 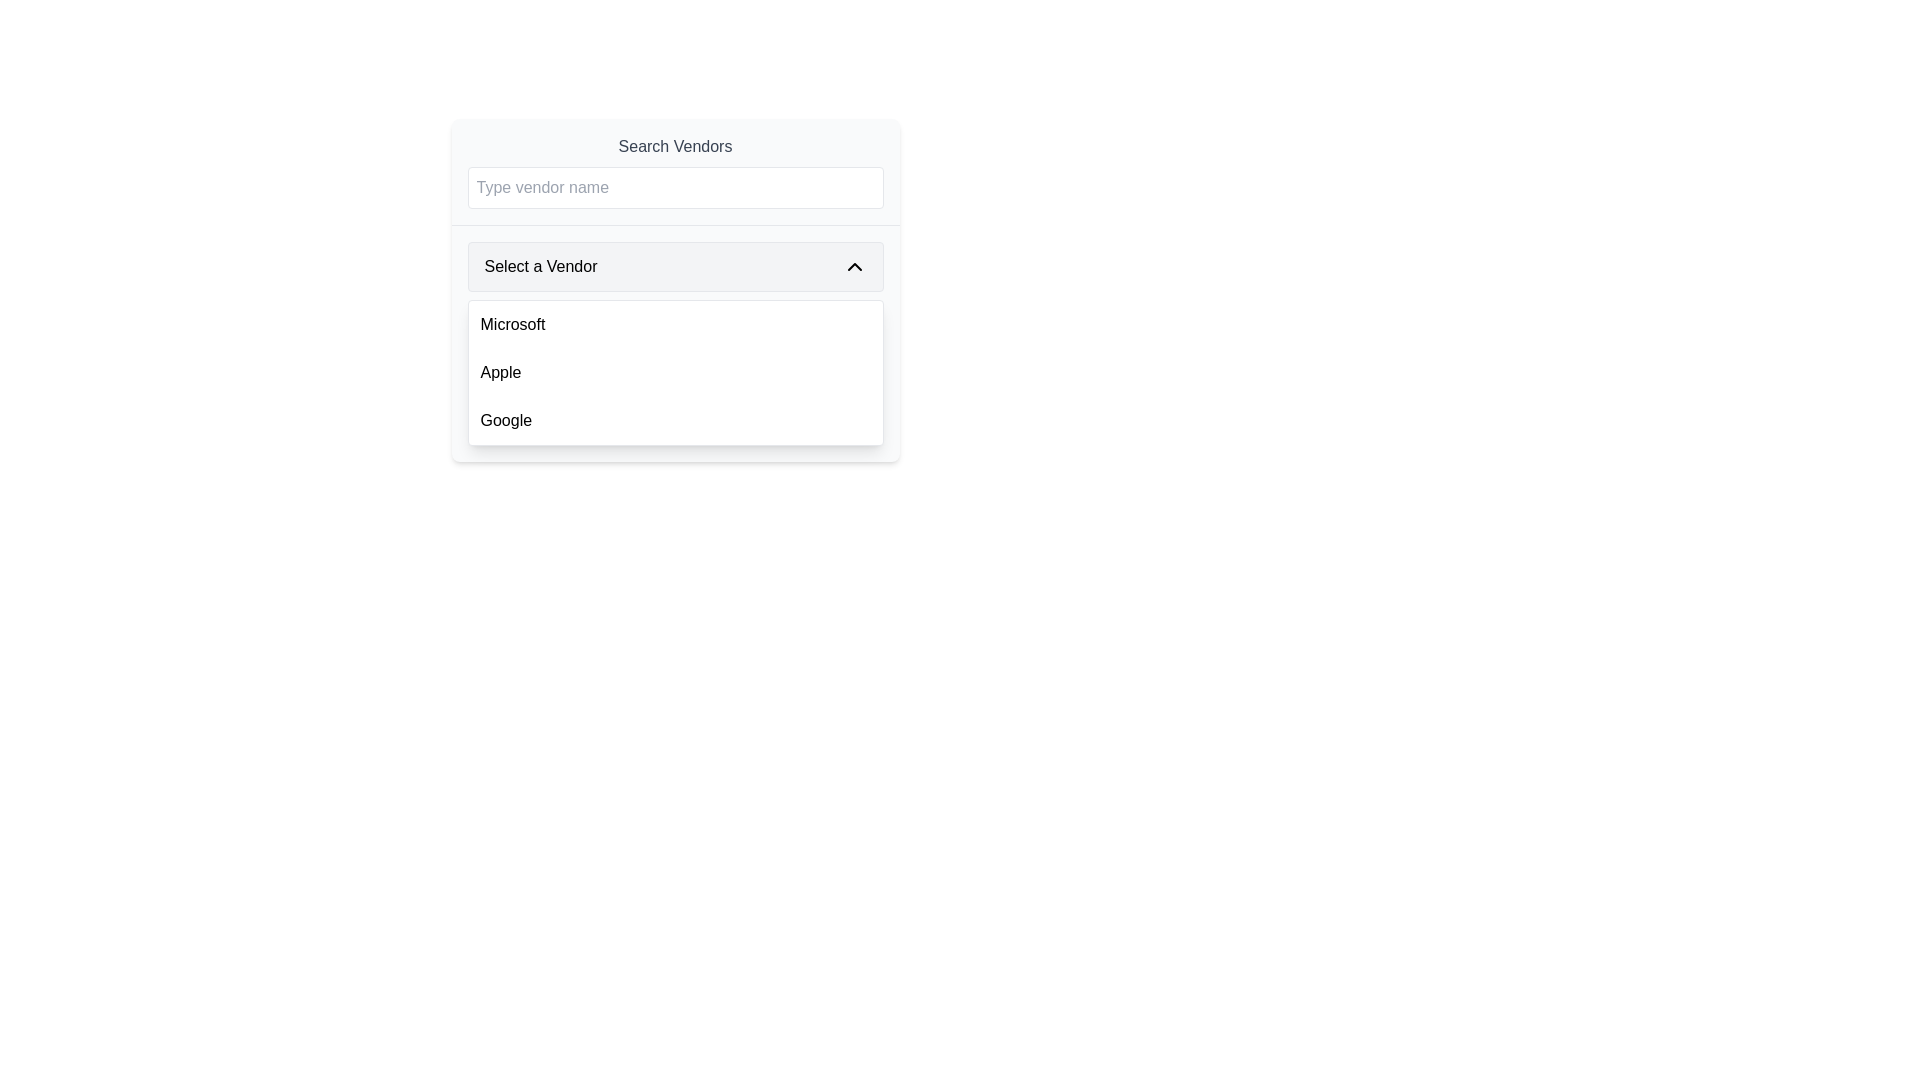 What do you see at coordinates (675, 419) in the screenshot?
I see `the selectable list item representing 'Google' in the dropdown menu` at bounding box center [675, 419].